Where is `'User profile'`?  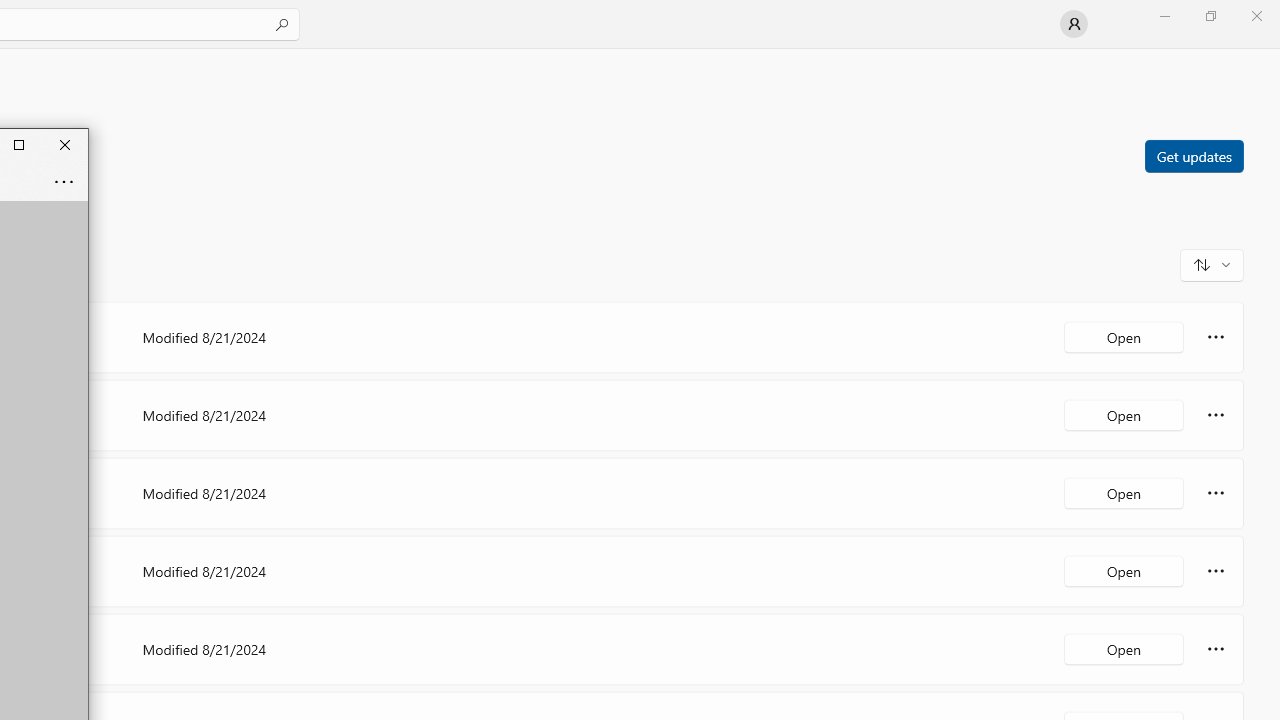 'User profile' is located at coordinates (1072, 24).